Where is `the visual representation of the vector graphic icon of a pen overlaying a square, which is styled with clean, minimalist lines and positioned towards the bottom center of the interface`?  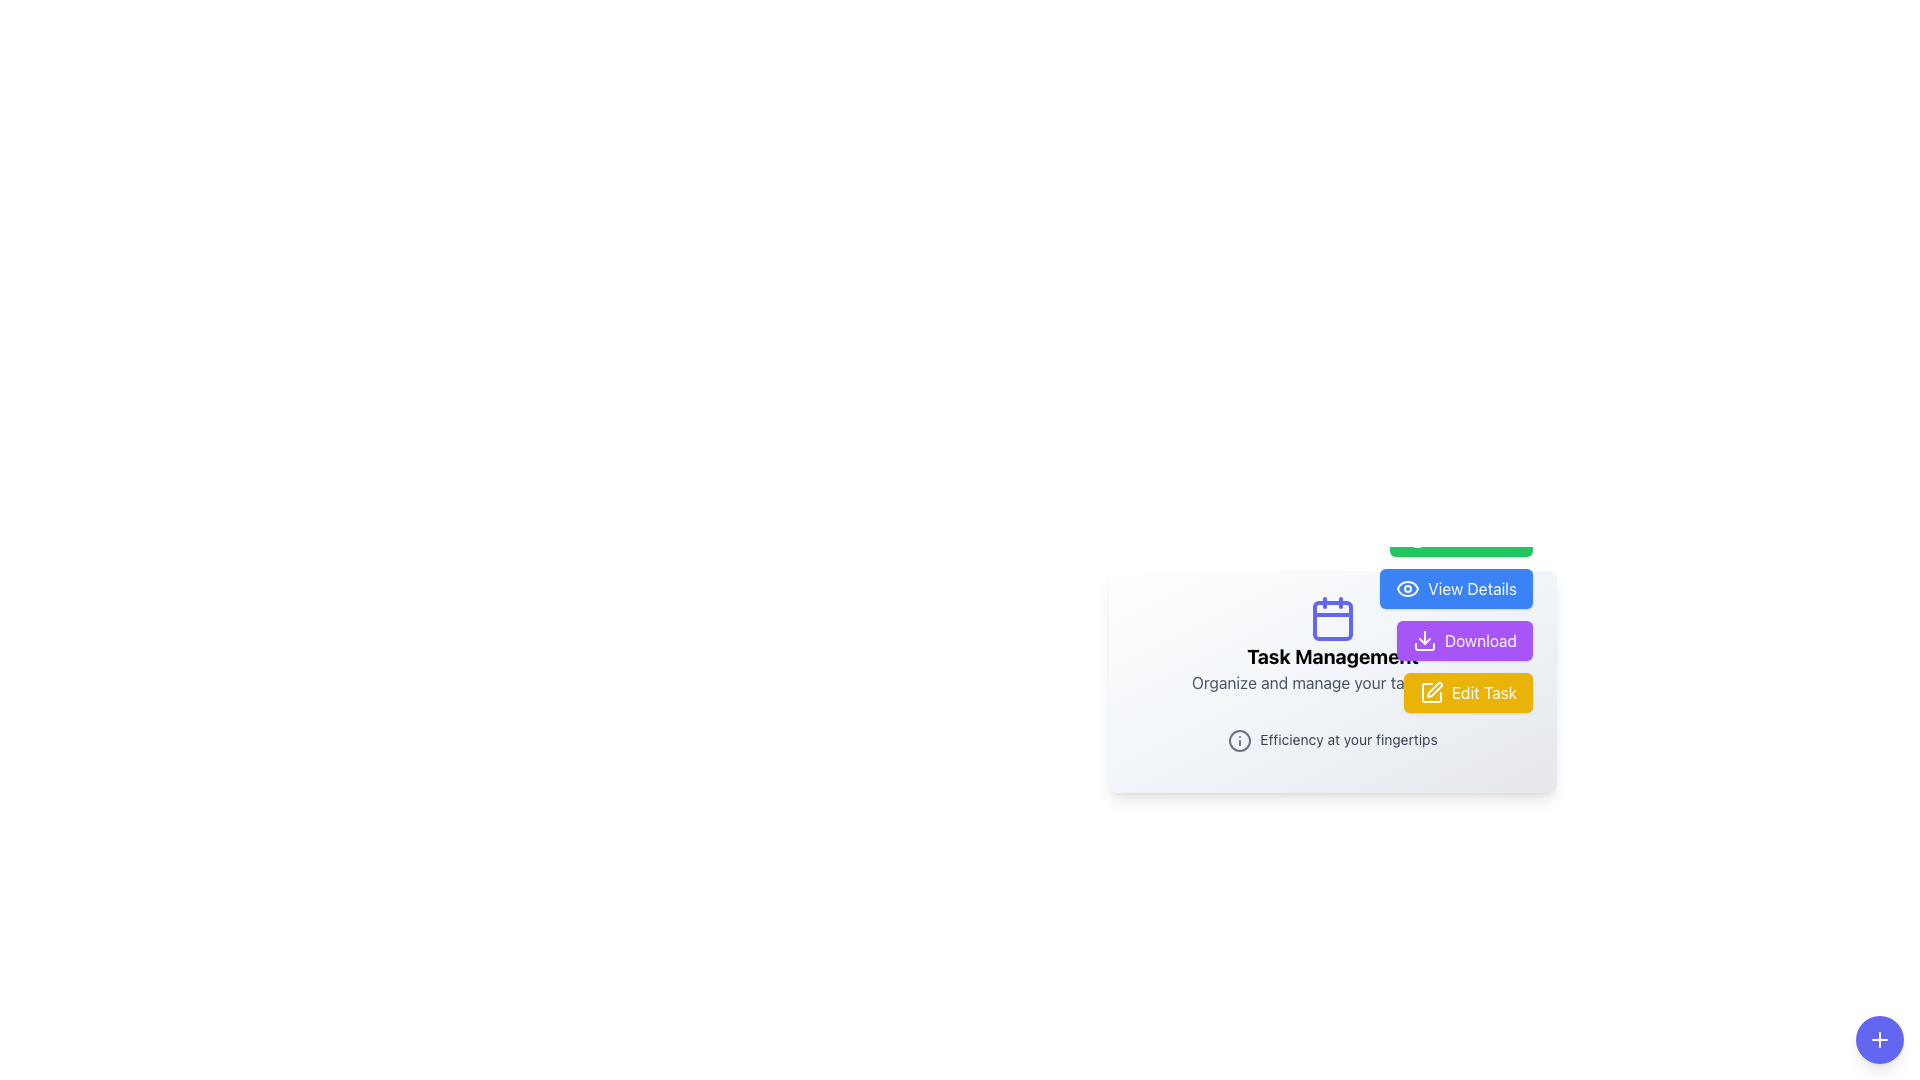
the visual representation of the vector graphic icon of a pen overlaying a square, which is styled with clean, minimalist lines and positioned towards the bottom center of the interface is located at coordinates (1433, 688).